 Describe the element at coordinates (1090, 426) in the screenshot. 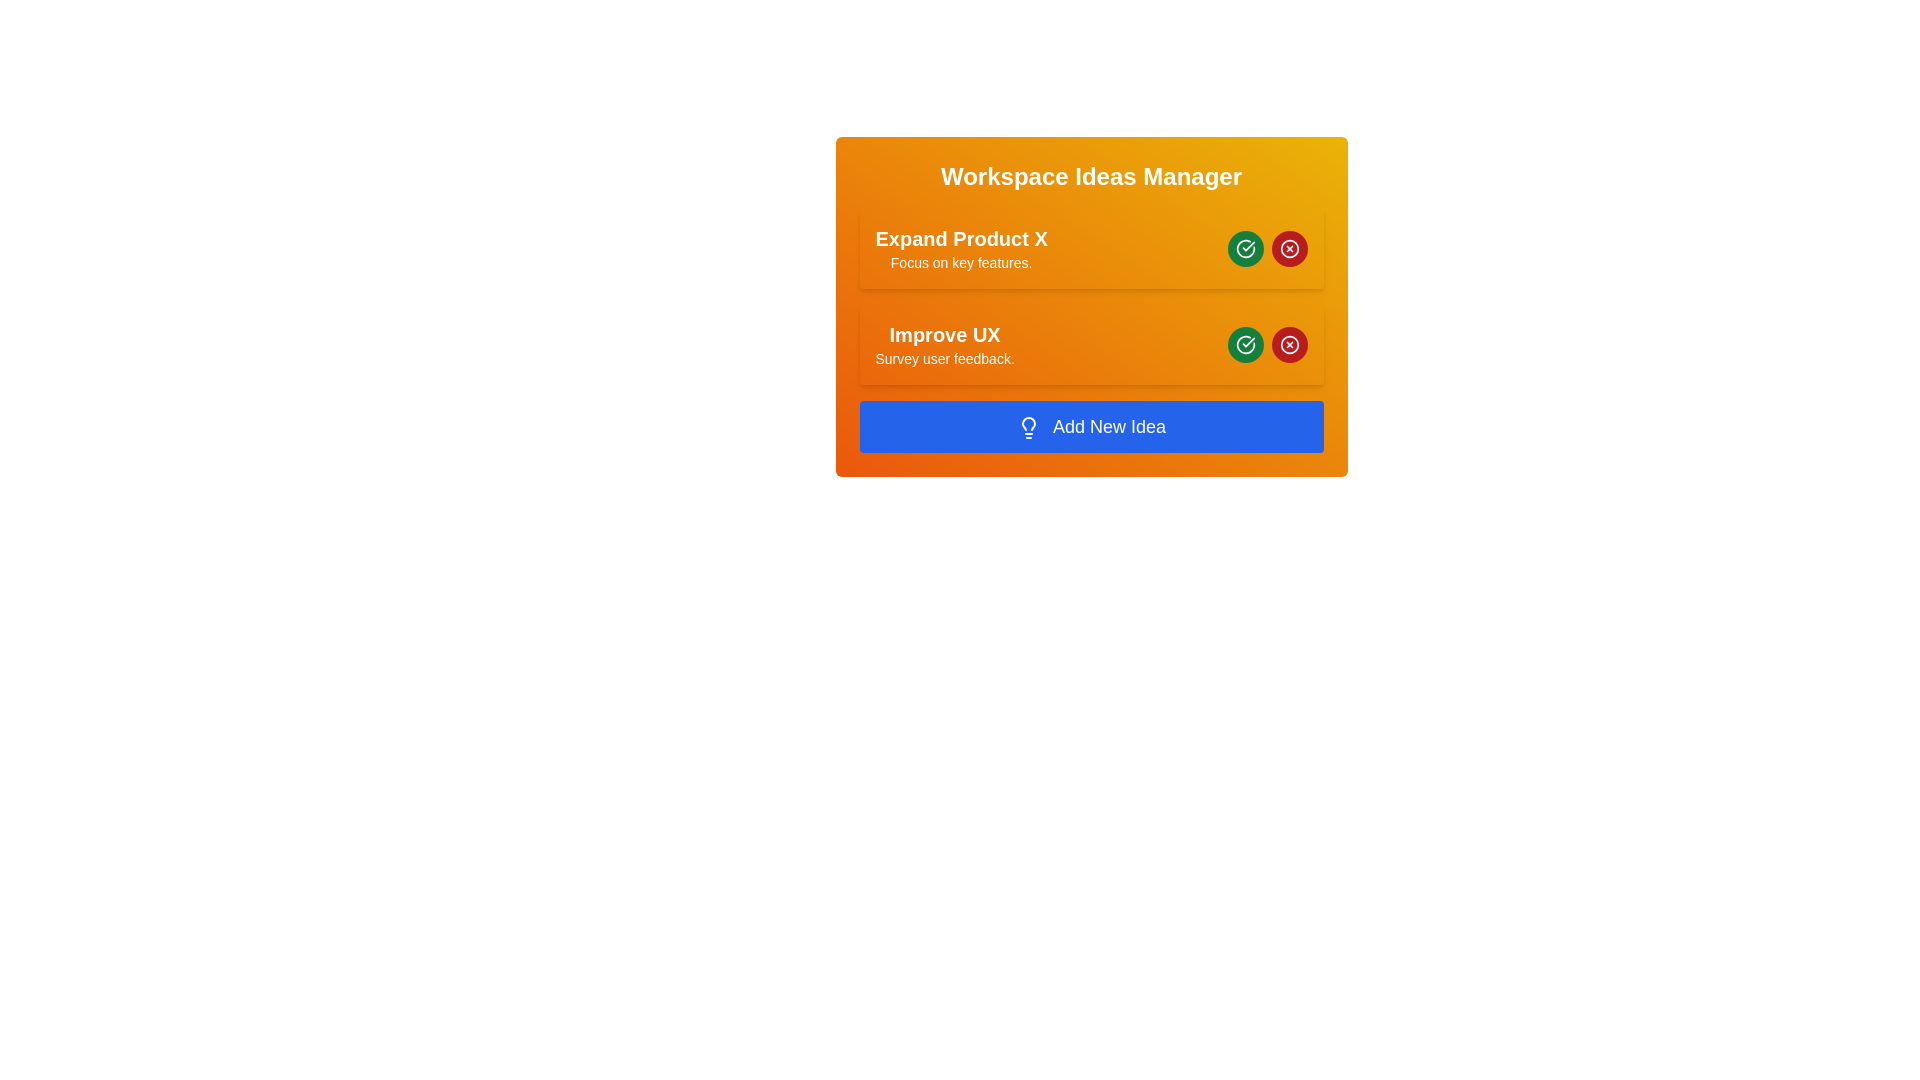

I see `the 'Add New Idea' button located at the bottom of the 'Workspace Ideas Manager' layout` at that location.